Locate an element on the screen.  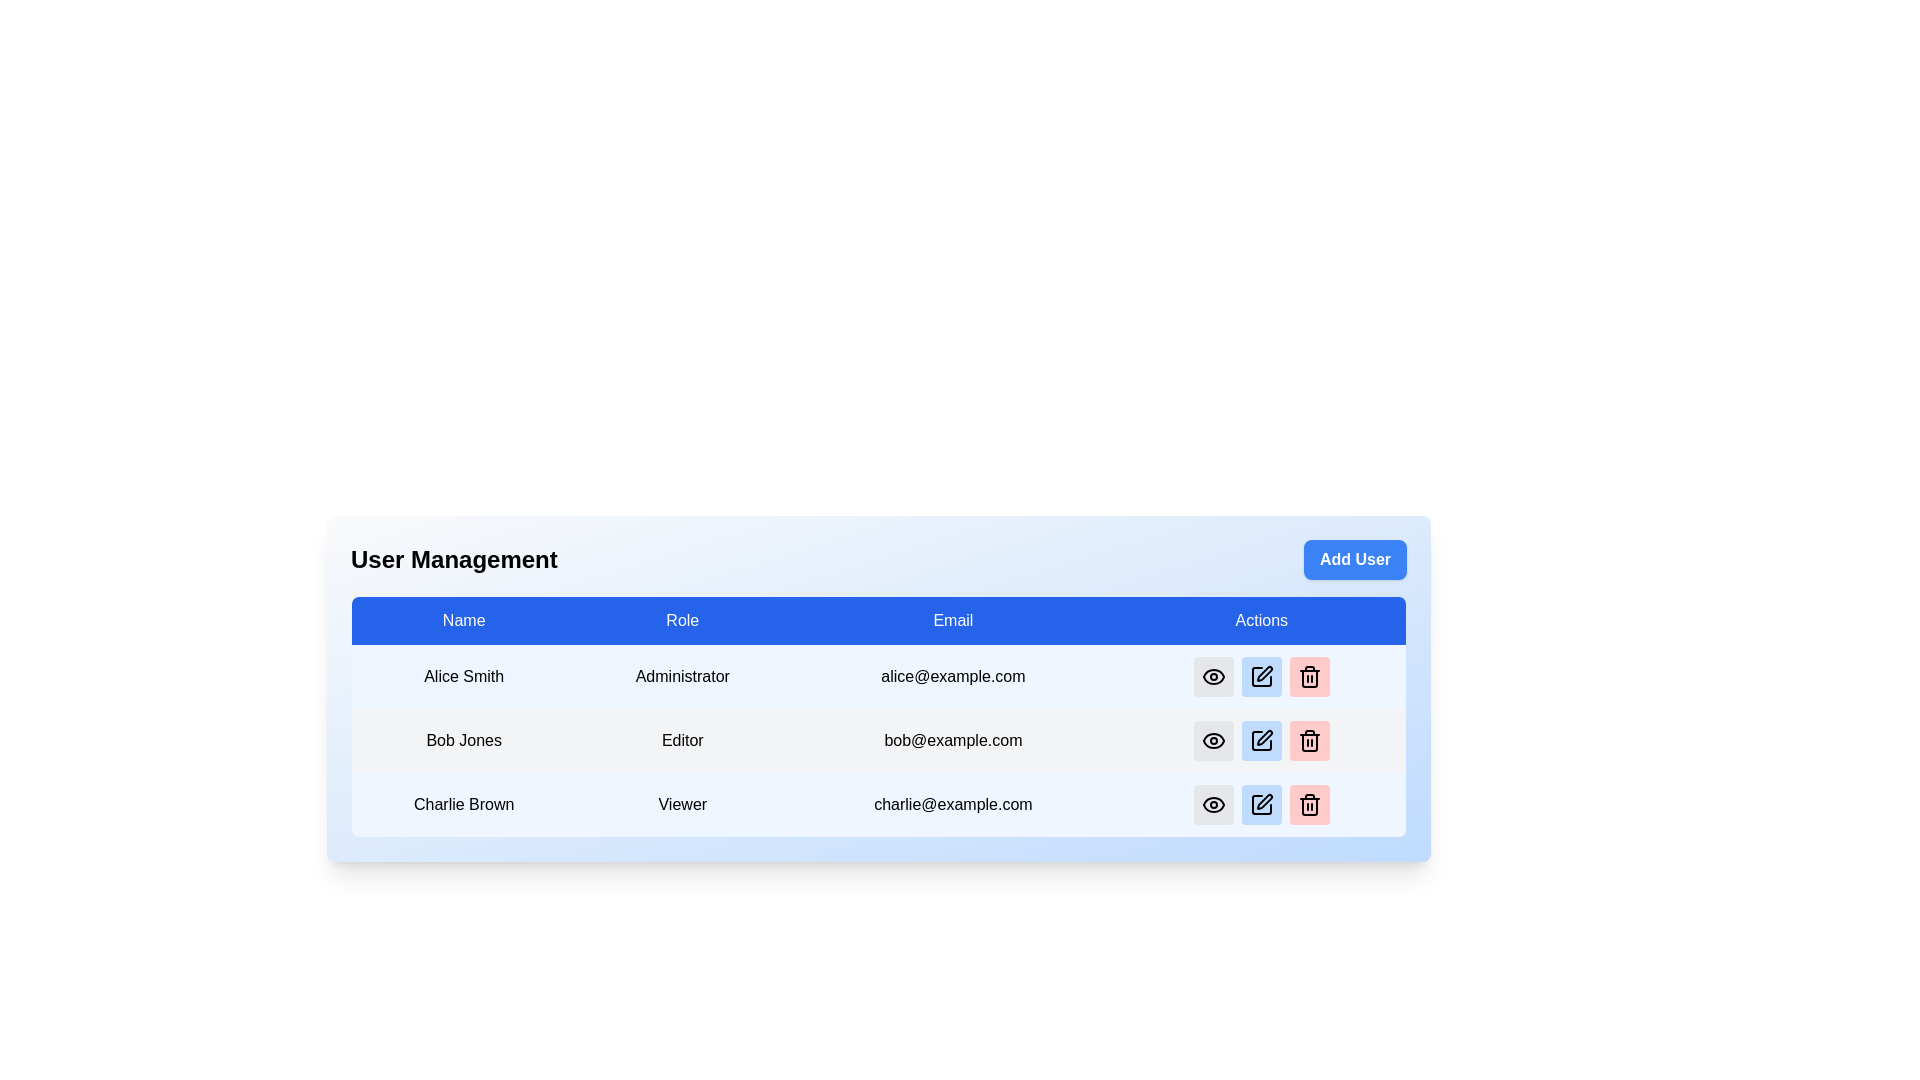
the edit icon button, which is a minimalistic blue pen icon located in the 'Actions' column of the last row for user 'Charlie Brown', to initiate editing is located at coordinates (1260, 804).